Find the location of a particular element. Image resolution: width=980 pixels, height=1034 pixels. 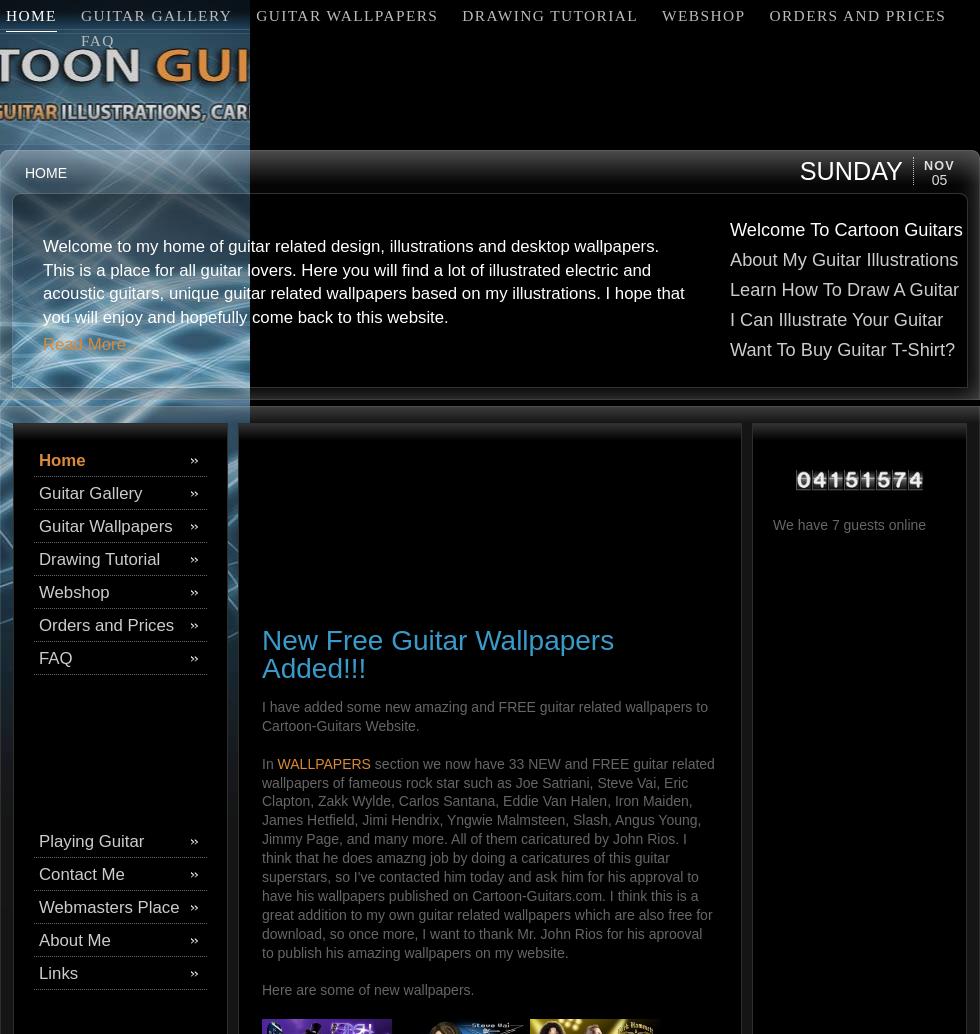

'section we now have 33 NEW and FREE guitar related wallpapers of fameous rock star such as Joe Satriani, Steve Vai, Eric Clapton, Zakk Wylde, Carlos Santana, Eddie Van Halen, Iron Maiden, James Hetfield, Jimi Hendrix, Yngwie Malmsteen, Slash, Angus Young, Jimmy Page, and many more. All of them caricatured by John Rios. I think that he does amazng job by doing a caricatures of this guitar superstars, so I've contacted him today and ask him for his approval to have his wallpapers published on Cartoon-Guitars.com. I think this is a great addition to my own guitar related wallpapers which are also free for download, so once more, I want to thank Mr. John Rios for his aprooval to publish his amazing wallpapers on my website.' is located at coordinates (488, 856).